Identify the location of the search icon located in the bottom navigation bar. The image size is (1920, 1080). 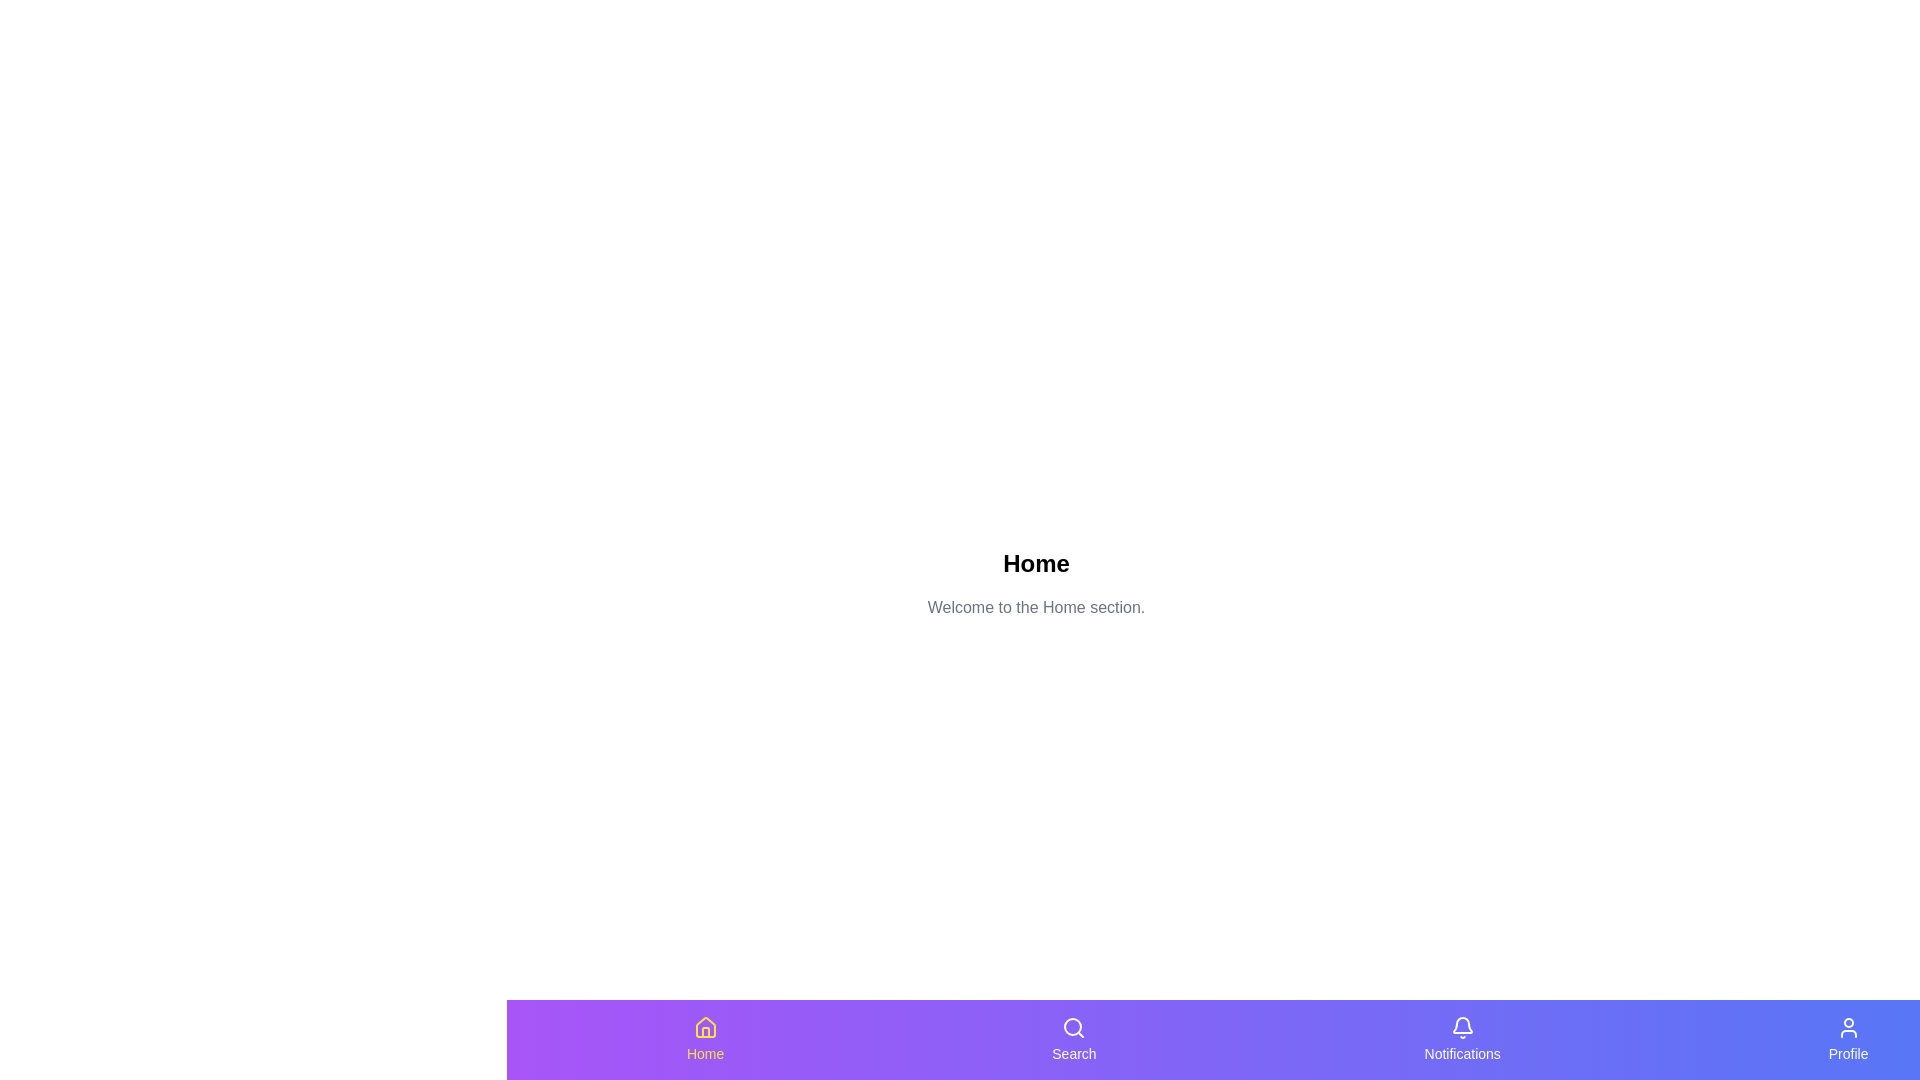
(1073, 1028).